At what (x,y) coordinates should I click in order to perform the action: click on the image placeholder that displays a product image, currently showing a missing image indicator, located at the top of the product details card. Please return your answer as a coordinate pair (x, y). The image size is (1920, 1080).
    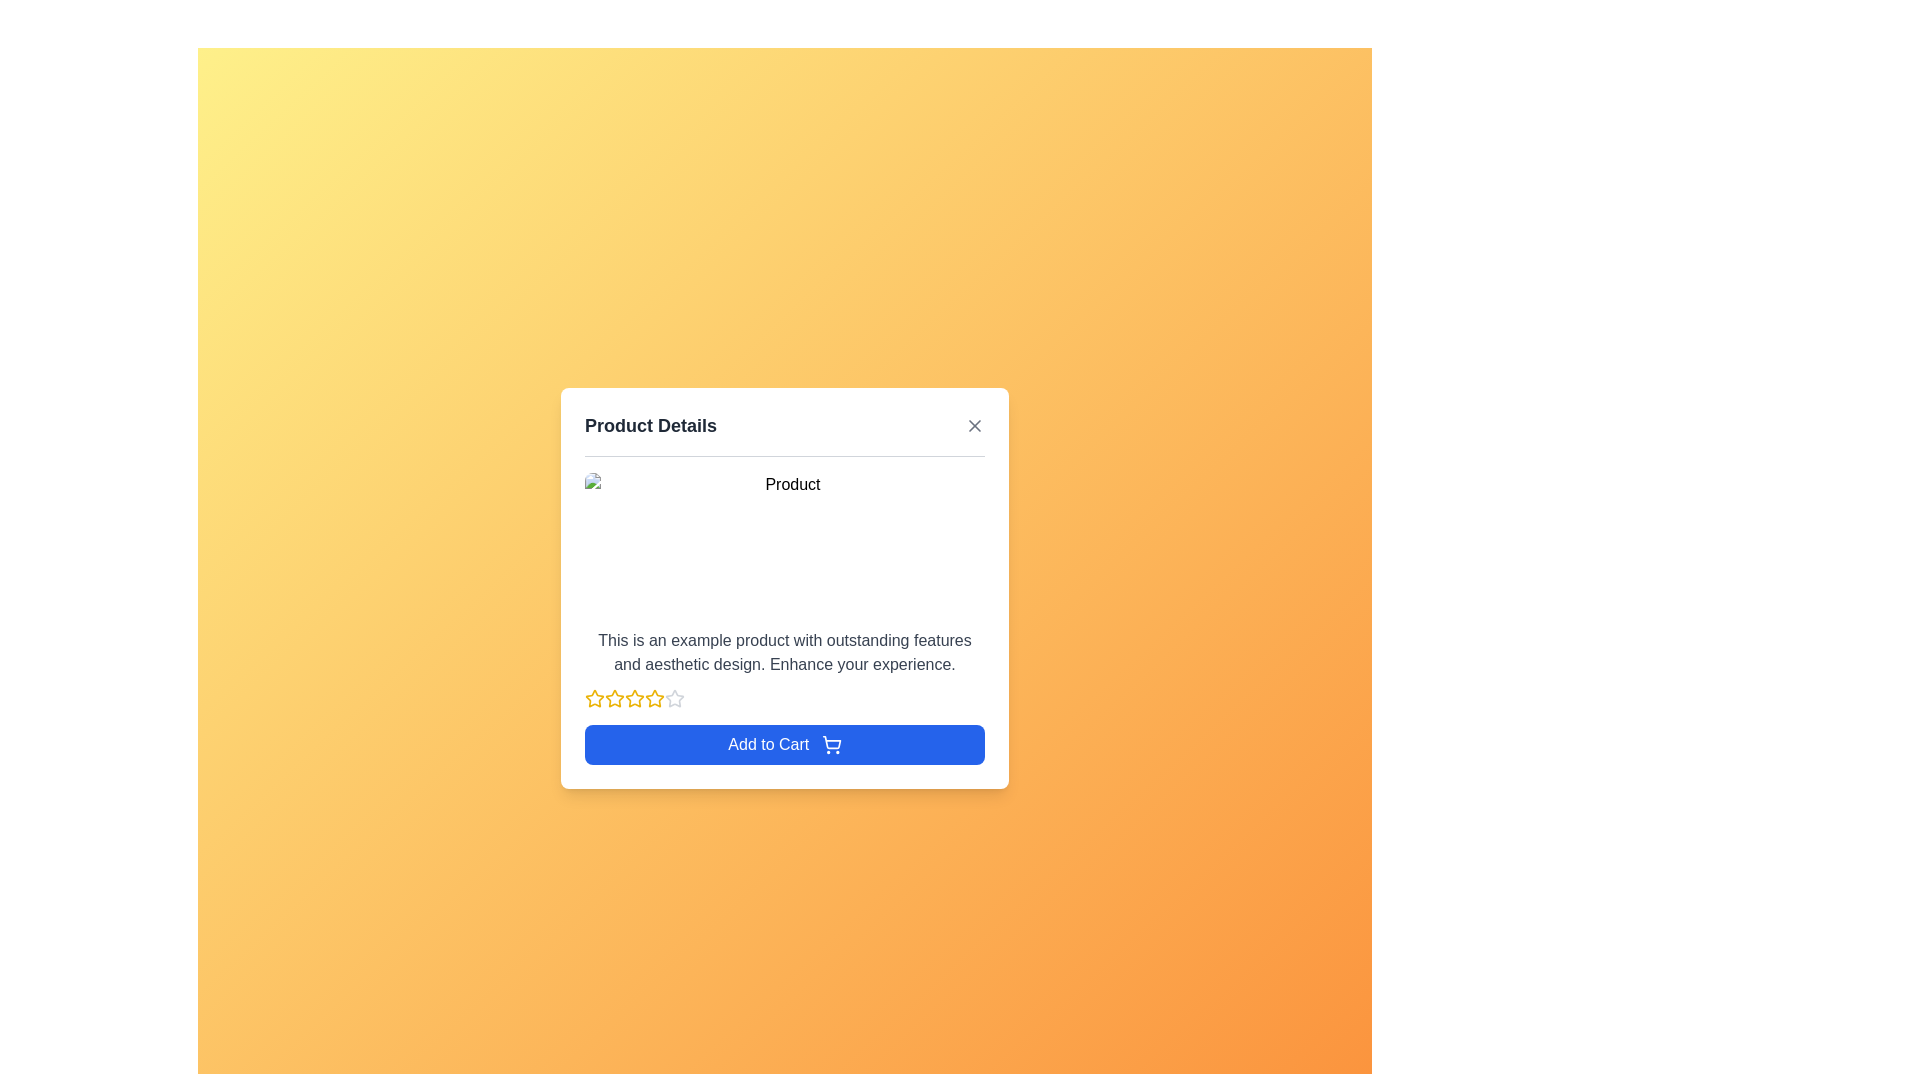
    Looking at the image, I should click on (784, 543).